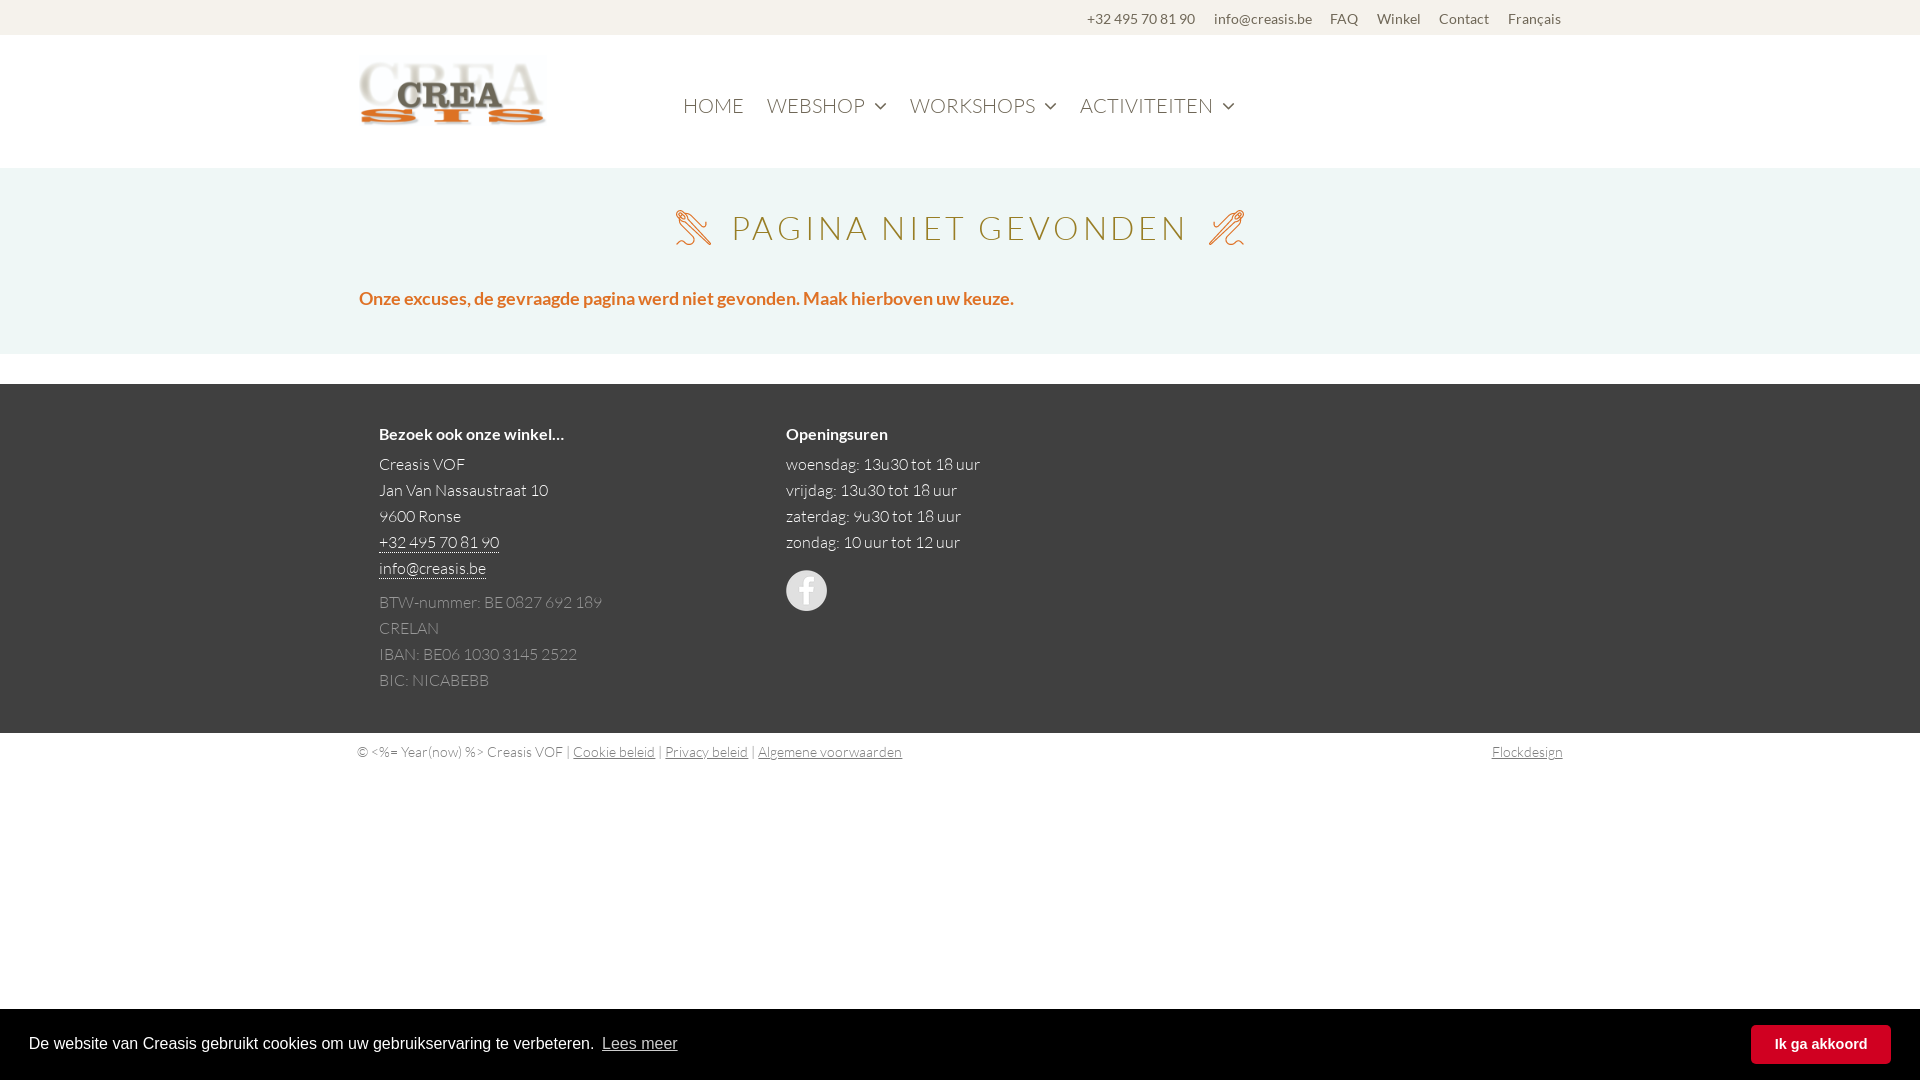  I want to click on 'Winkel', so click(1376, 18).